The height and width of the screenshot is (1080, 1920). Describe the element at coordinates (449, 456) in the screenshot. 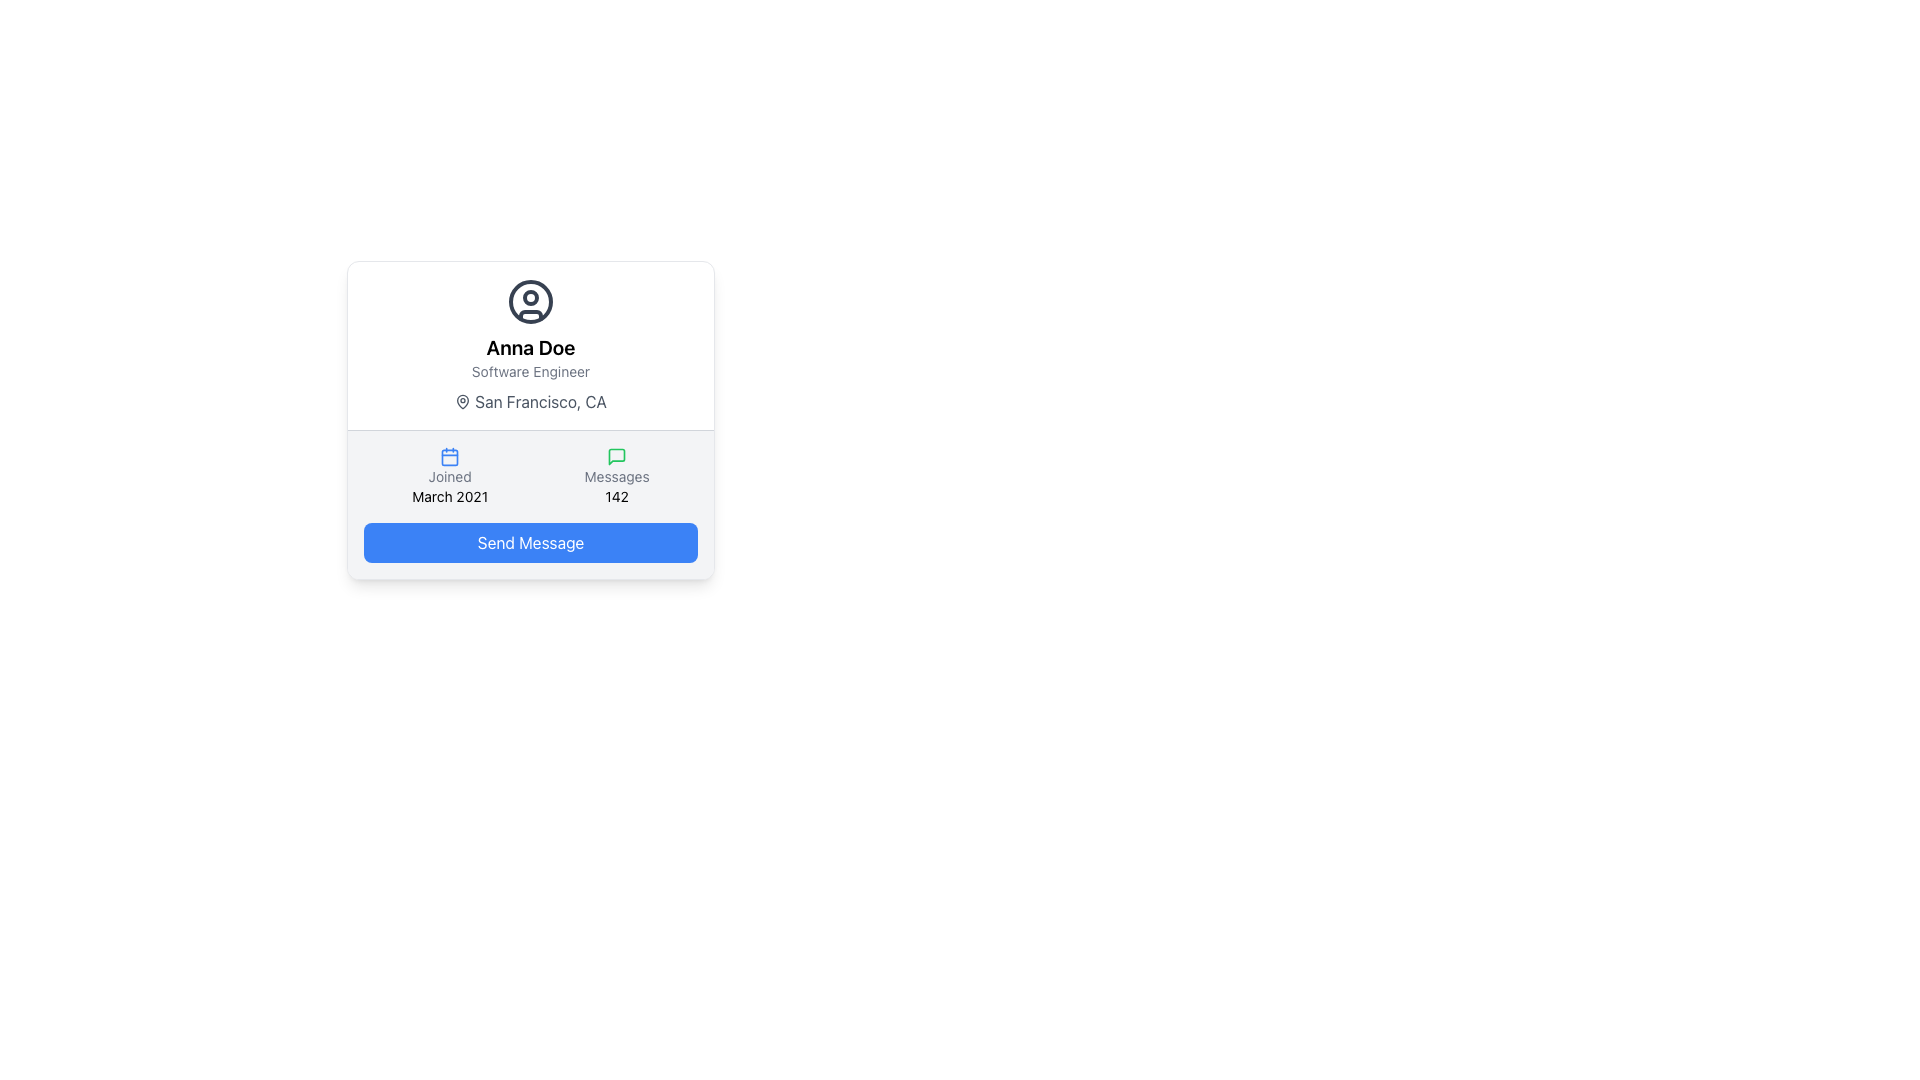

I see `the blue calendar icon located to the left of the text 'Joined' in the 'Joined March 2021' section of the profile card` at that location.